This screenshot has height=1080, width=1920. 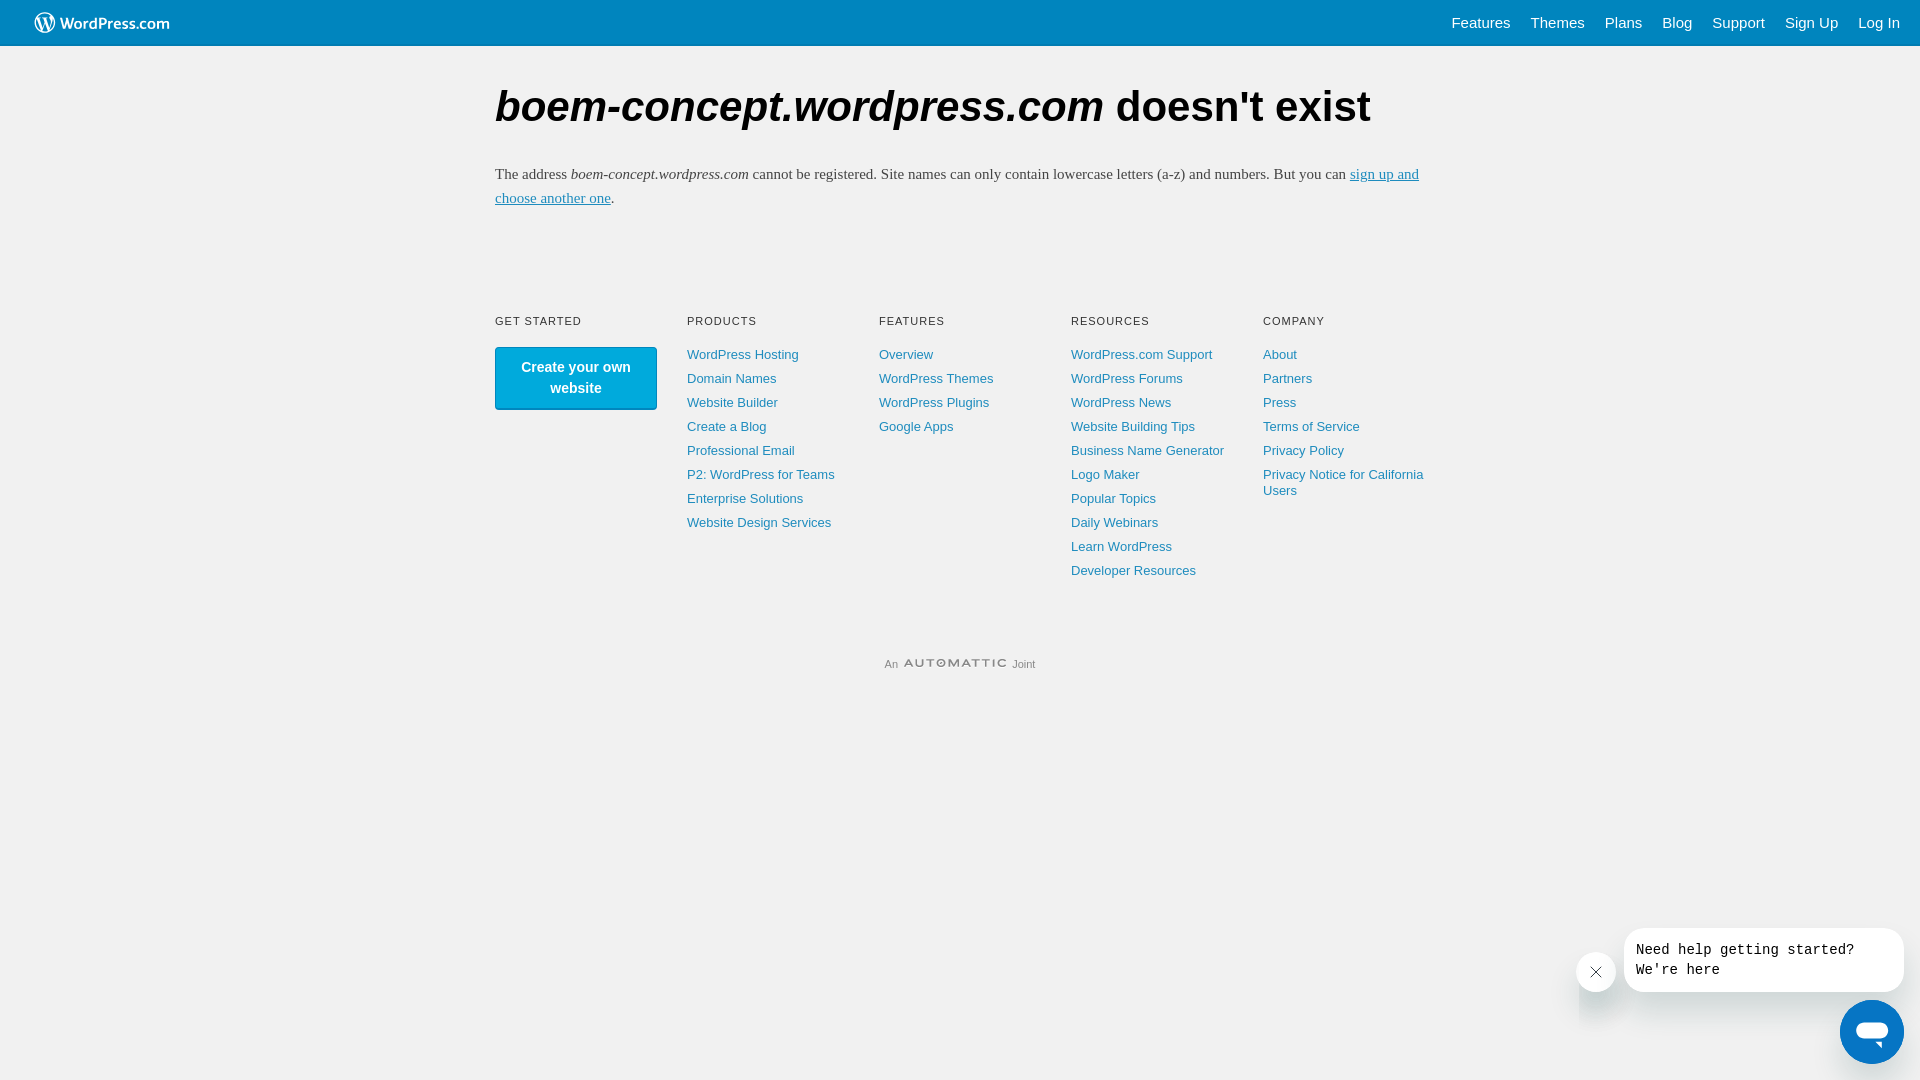 What do you see at coordinates (1737, 23) in the screenshot?
I see `'Support'` at bounding box center [1737, 23].